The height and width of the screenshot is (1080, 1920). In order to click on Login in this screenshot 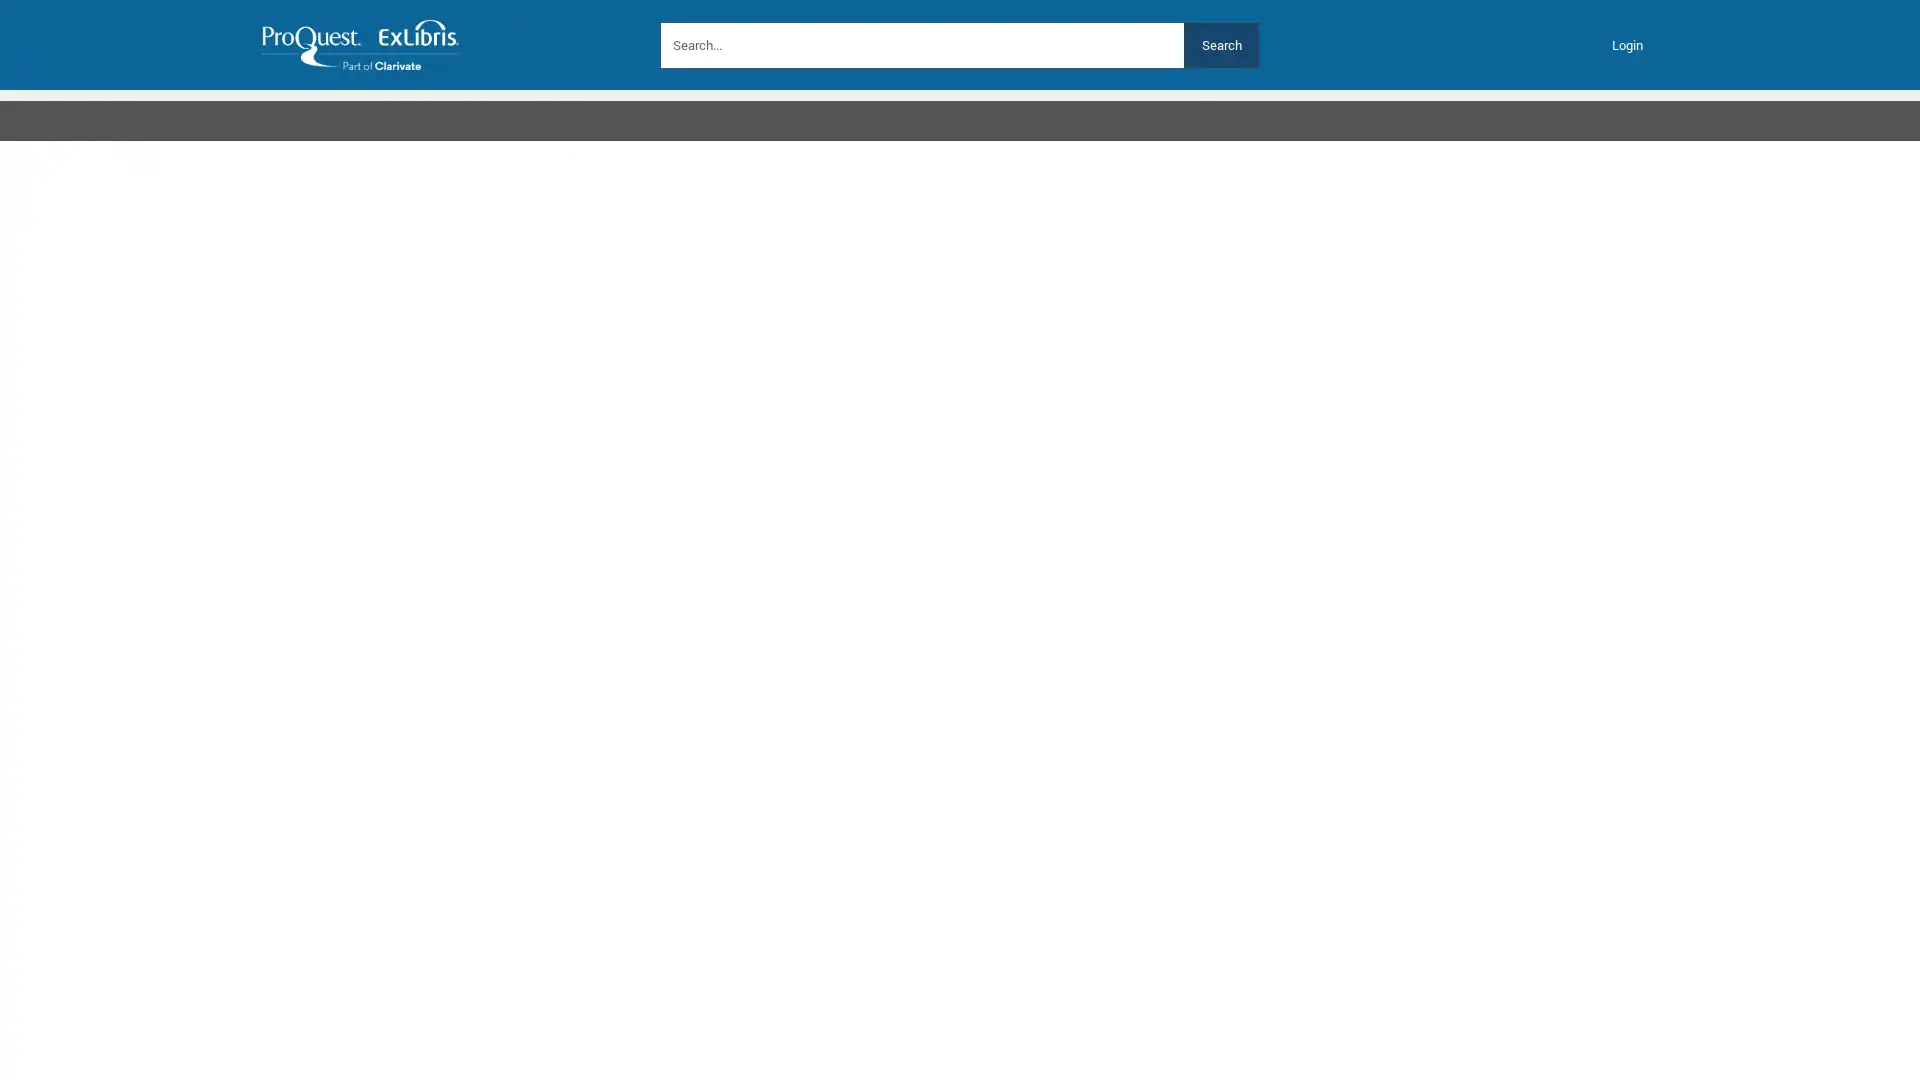, I will do `click(1627, 45)`.